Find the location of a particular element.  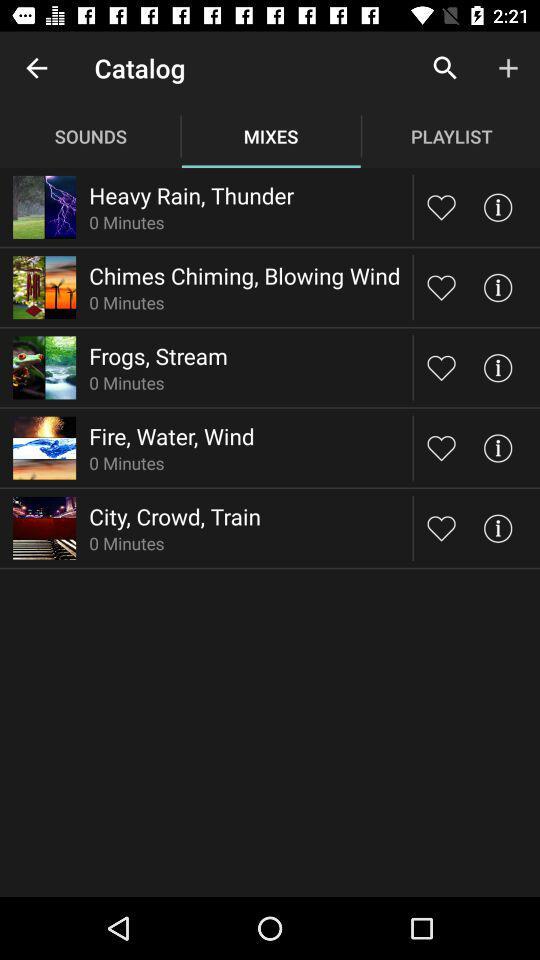

more information is located at coordinates (496, 448).